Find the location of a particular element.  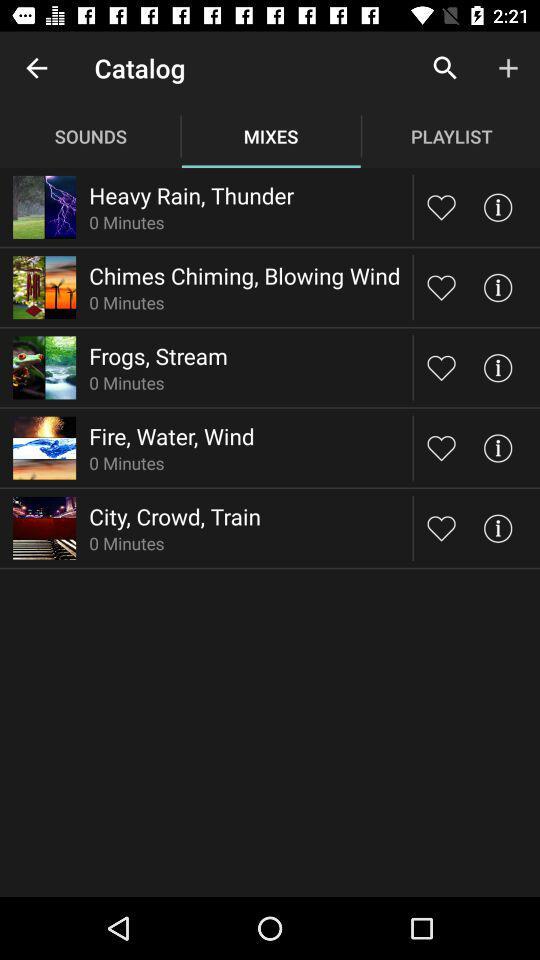

more information is located at coordinates (496, 448).